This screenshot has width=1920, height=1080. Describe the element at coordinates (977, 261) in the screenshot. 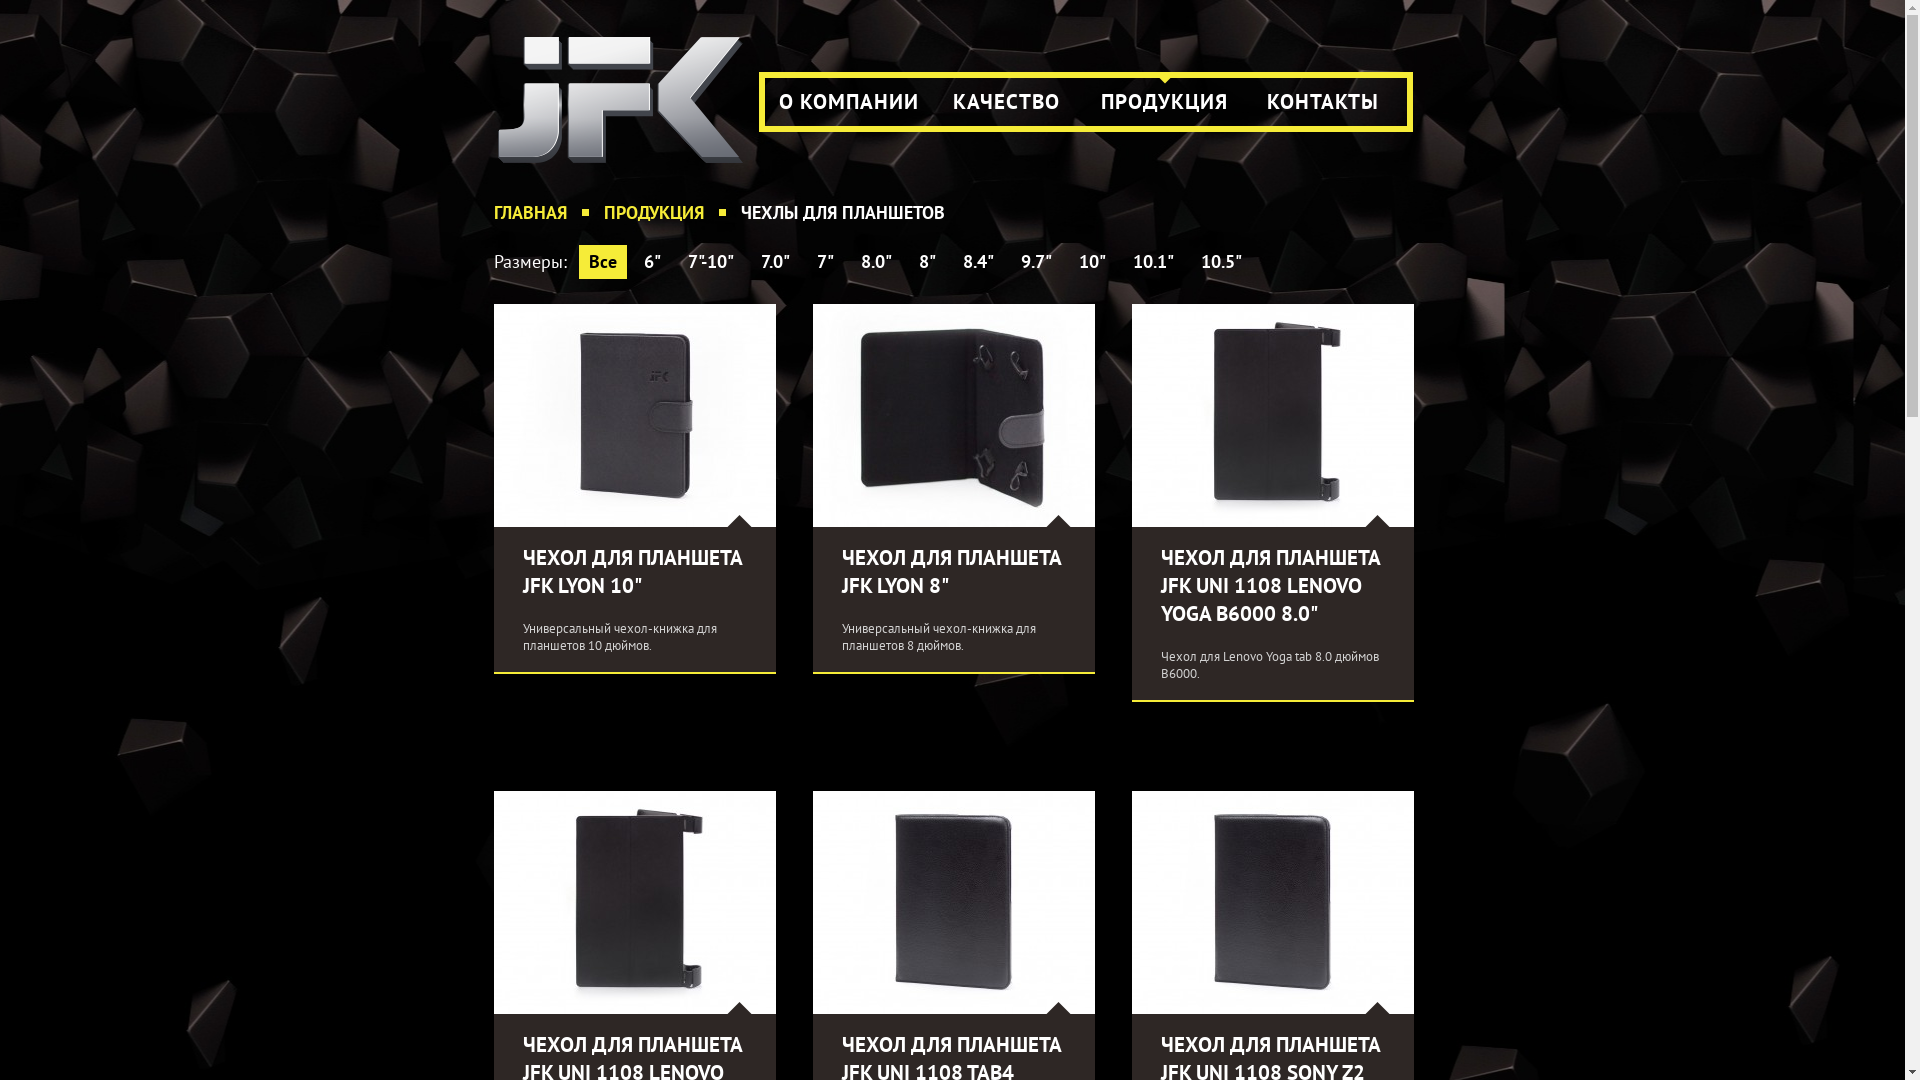

I see `'8.4"'` at that location.